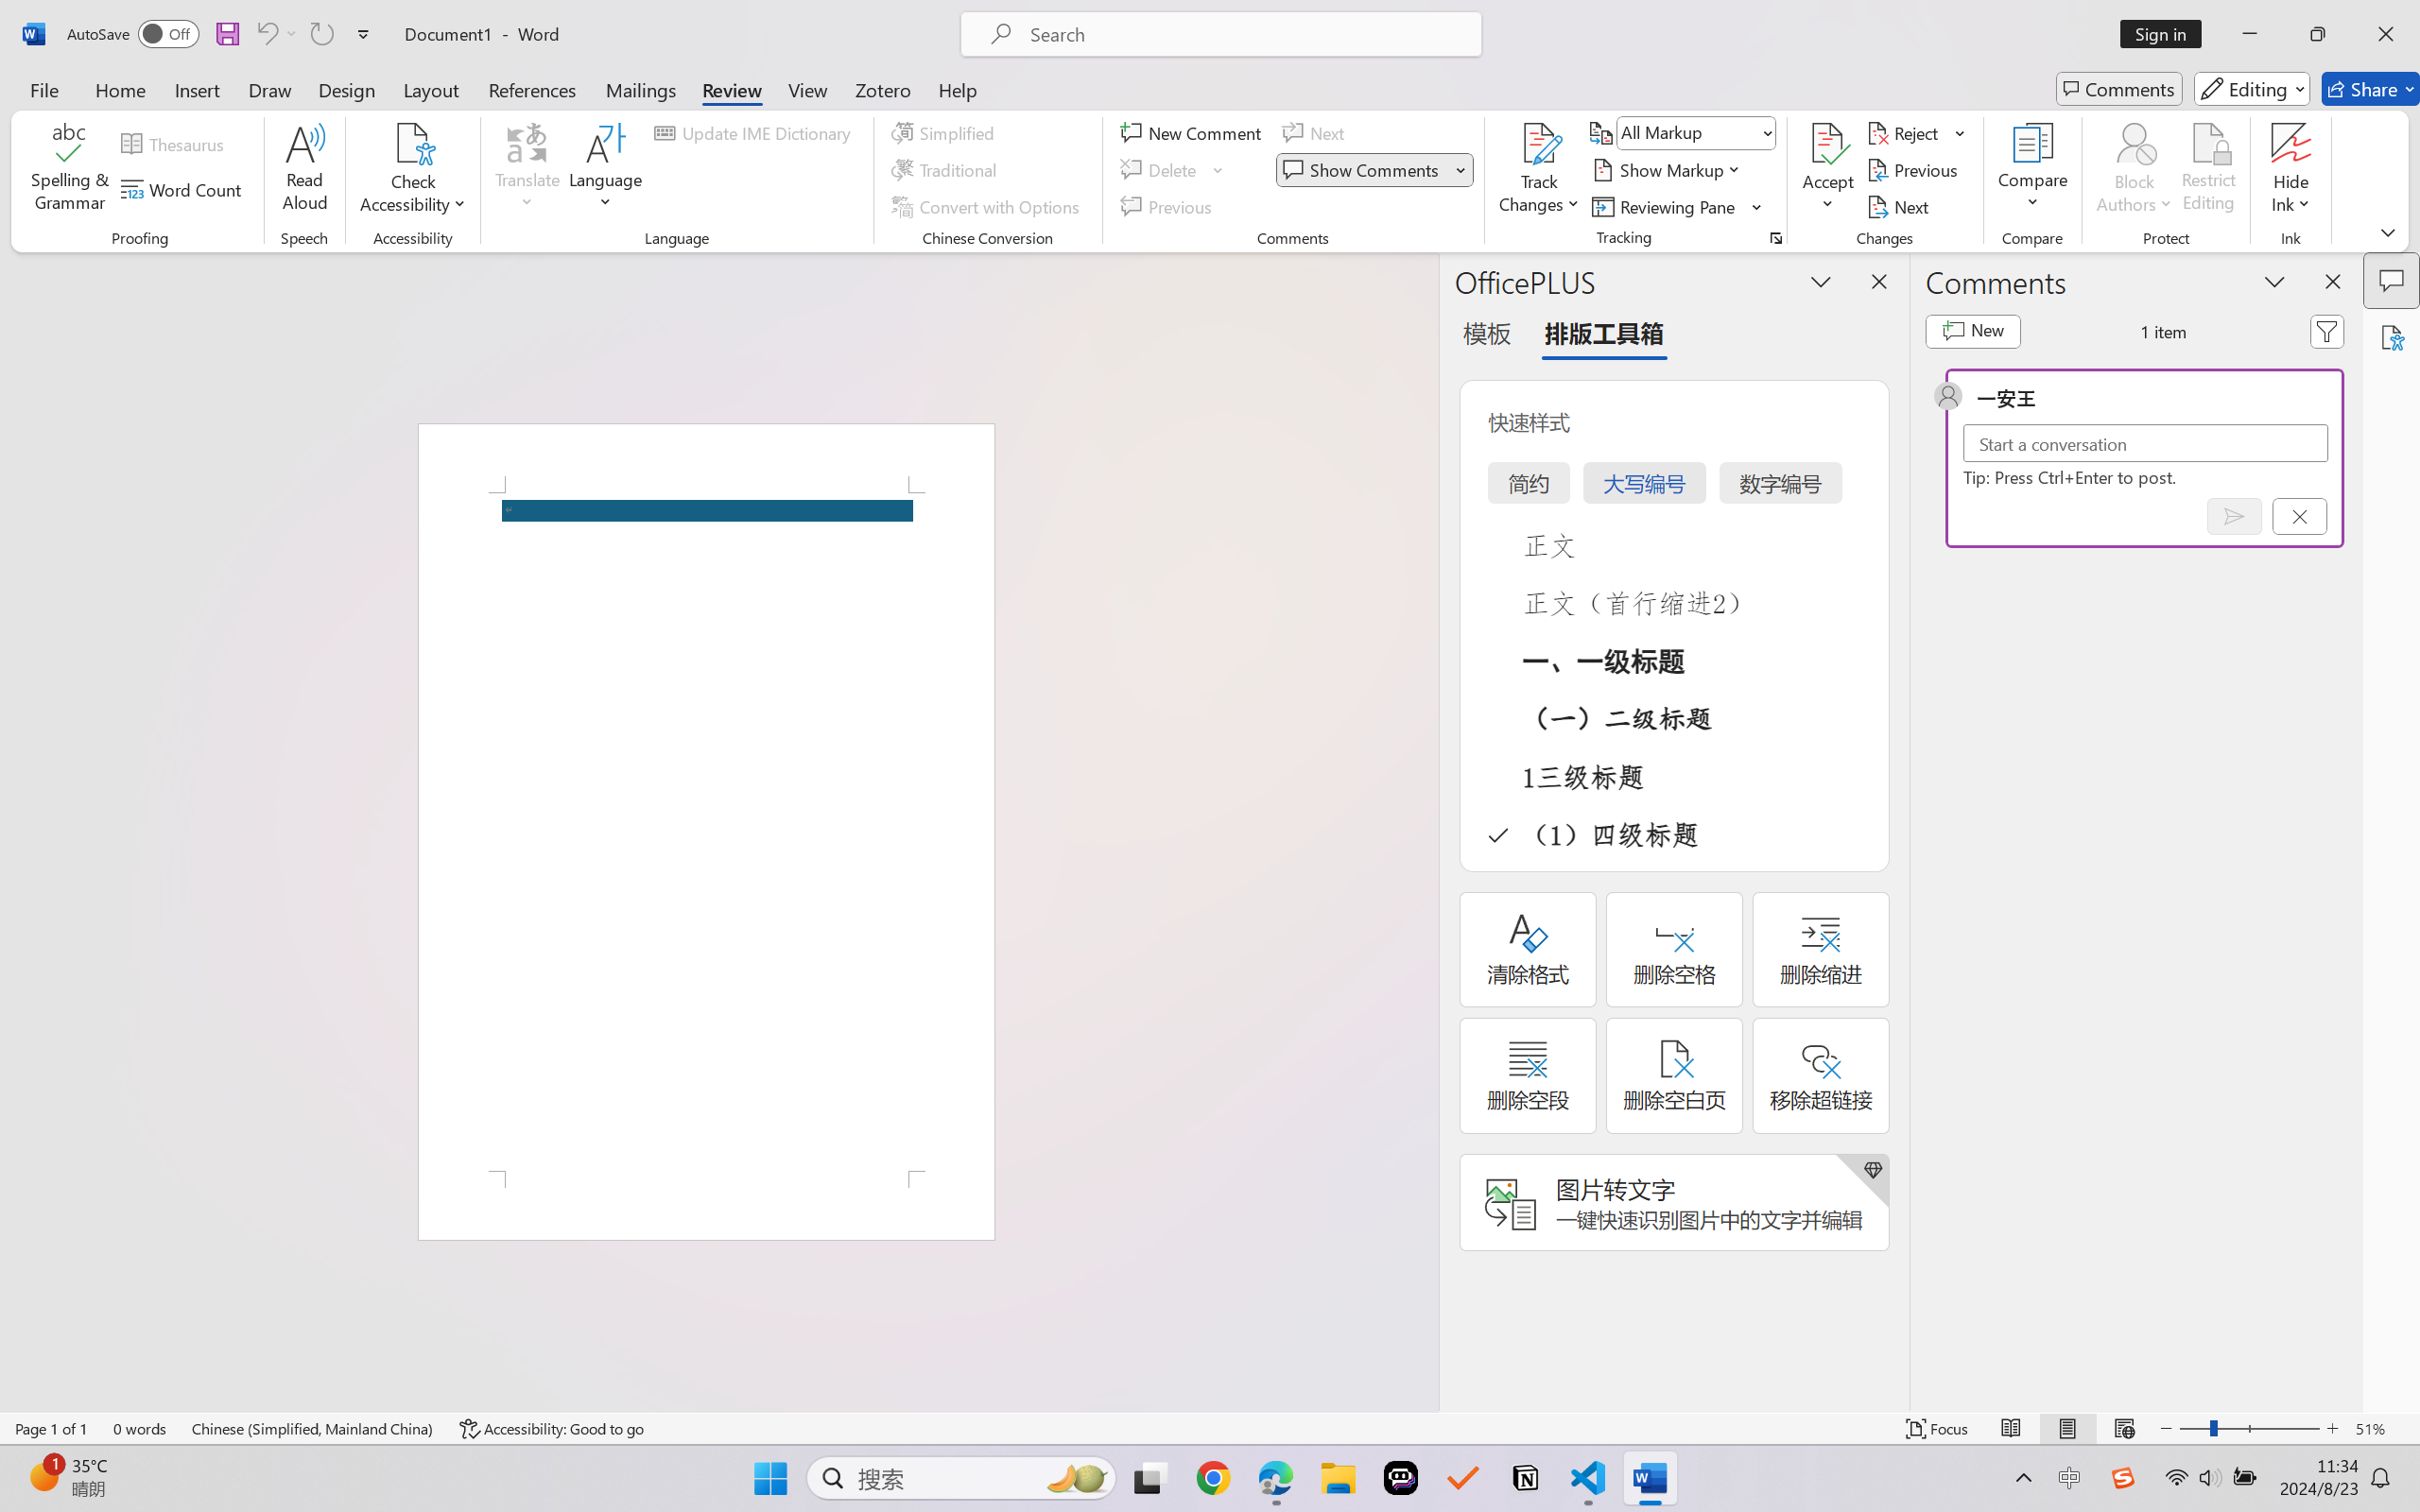  Describe the element at coordinates (176, 144) in the screenshot. I see `'Thesaurus...'` at that location.